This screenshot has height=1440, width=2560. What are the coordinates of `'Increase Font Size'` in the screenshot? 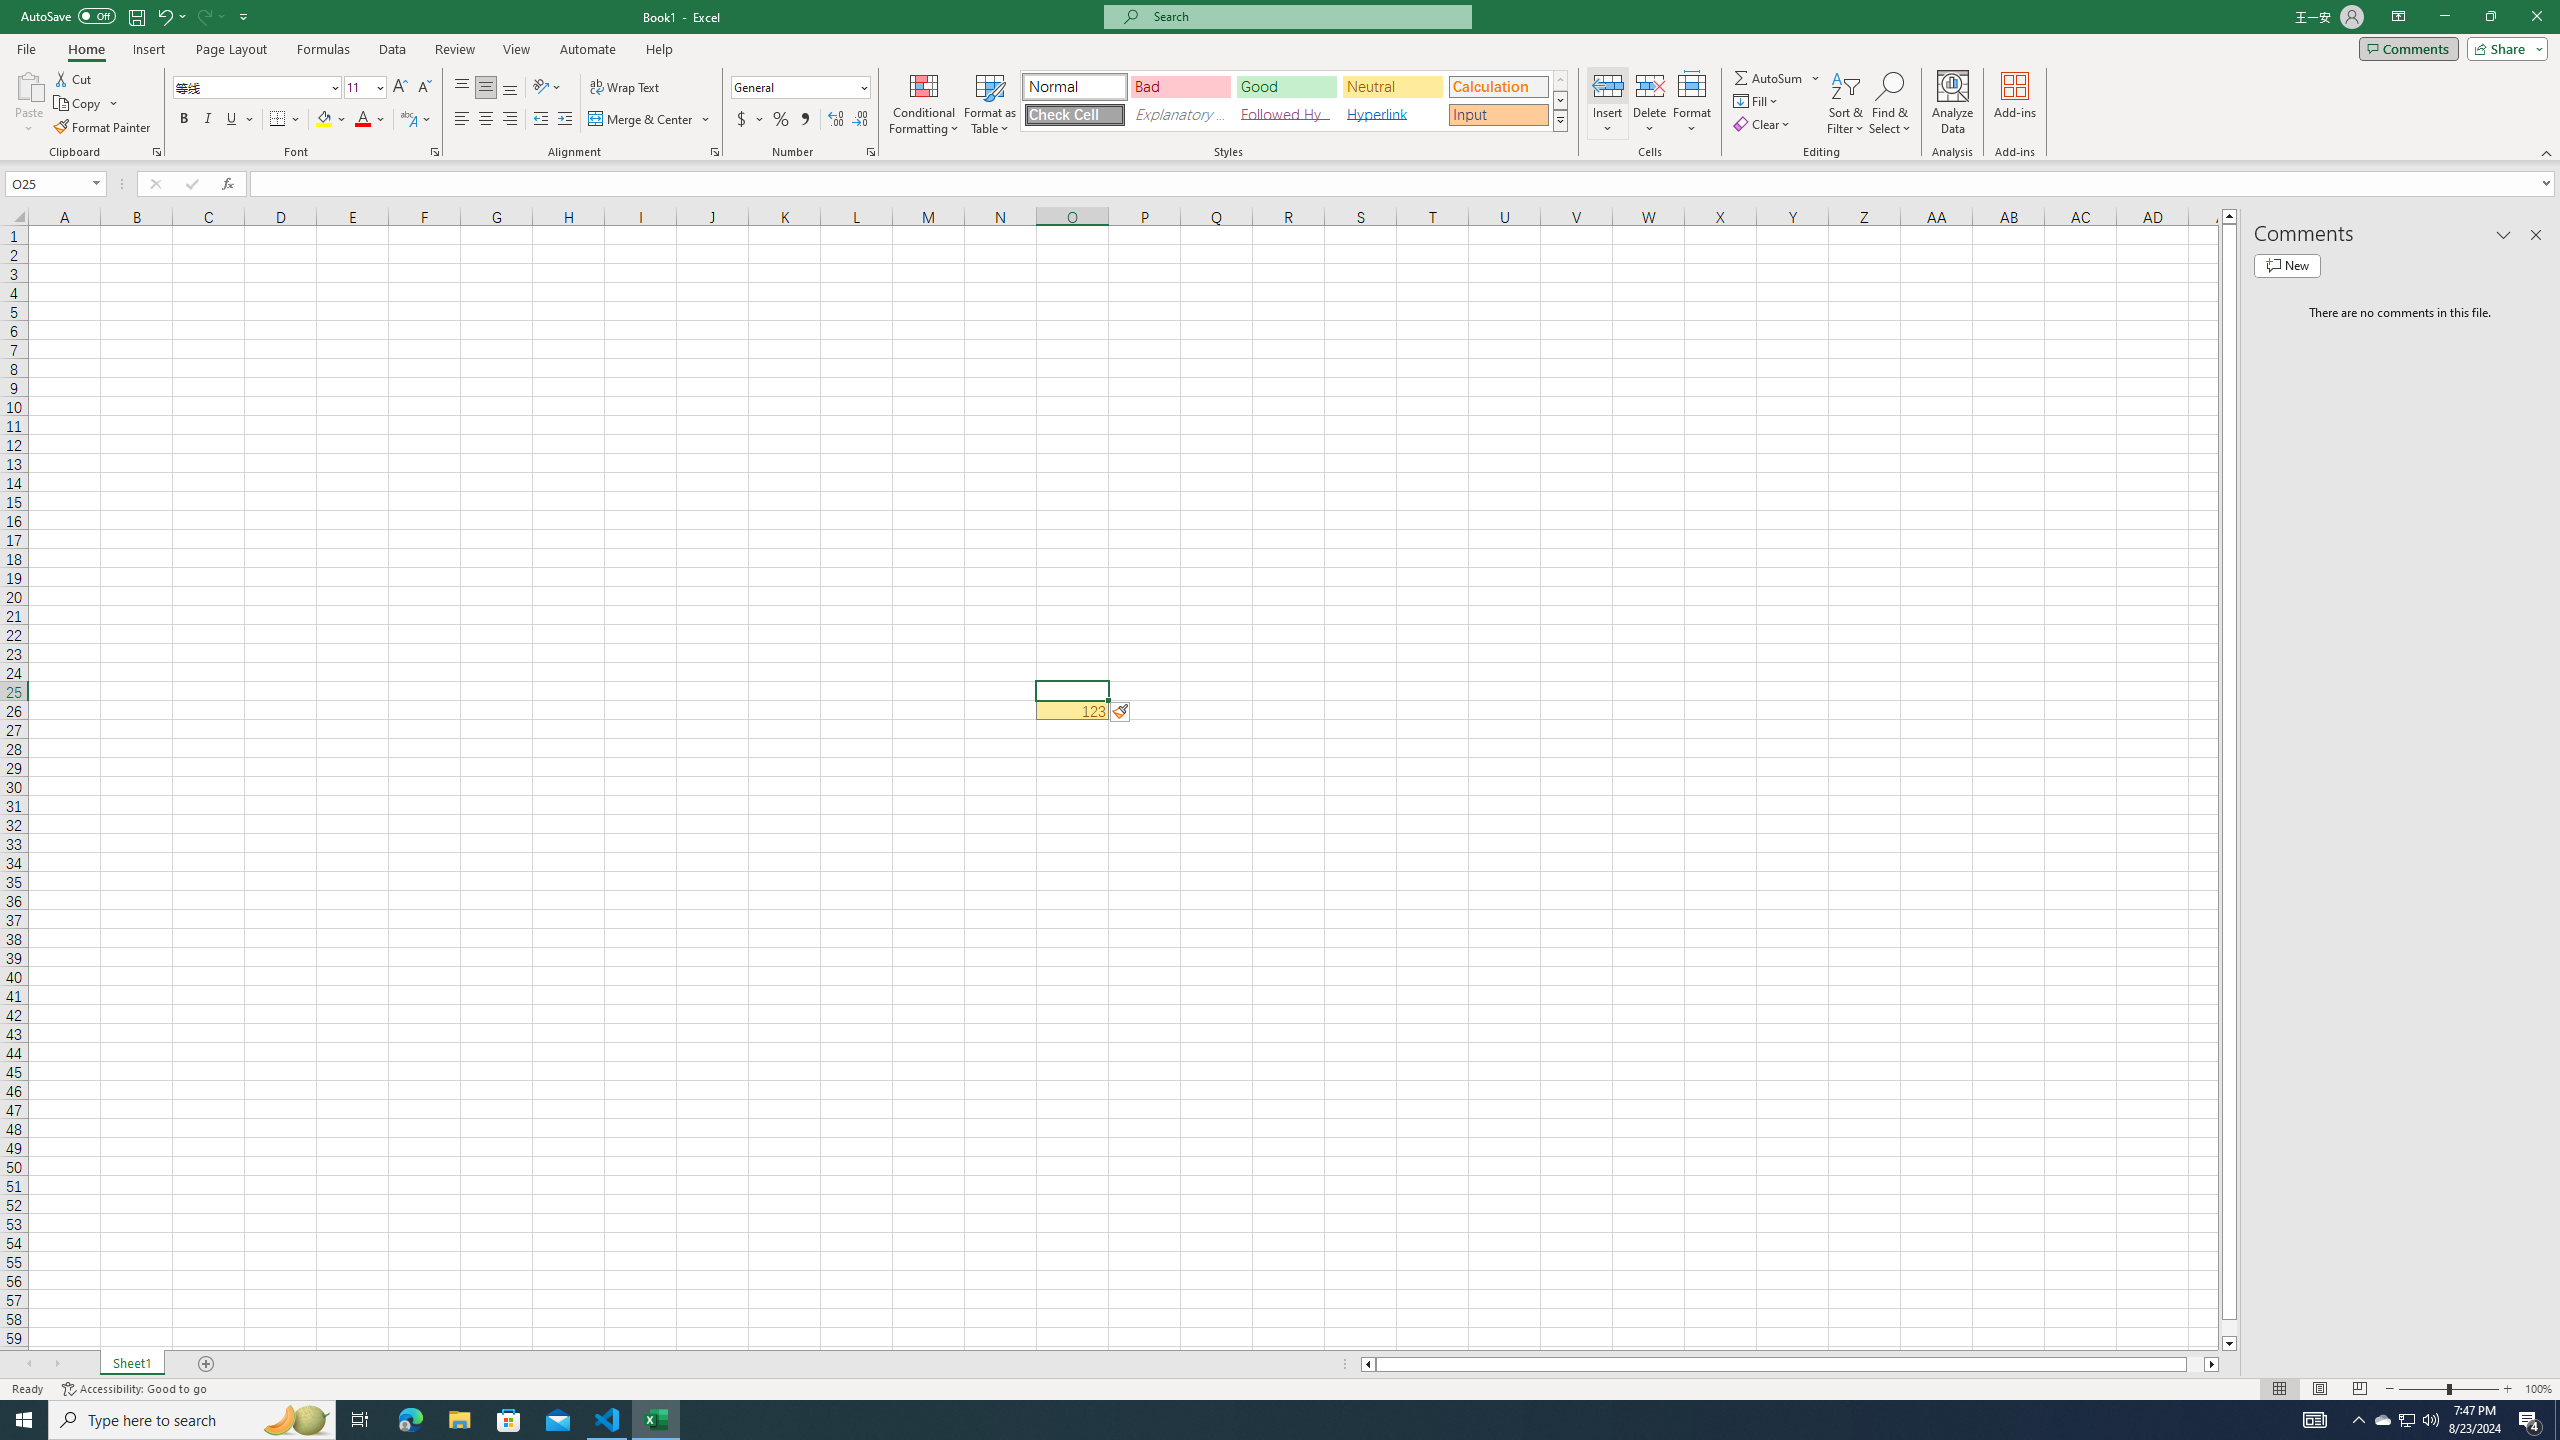 It's located at (399, 87).